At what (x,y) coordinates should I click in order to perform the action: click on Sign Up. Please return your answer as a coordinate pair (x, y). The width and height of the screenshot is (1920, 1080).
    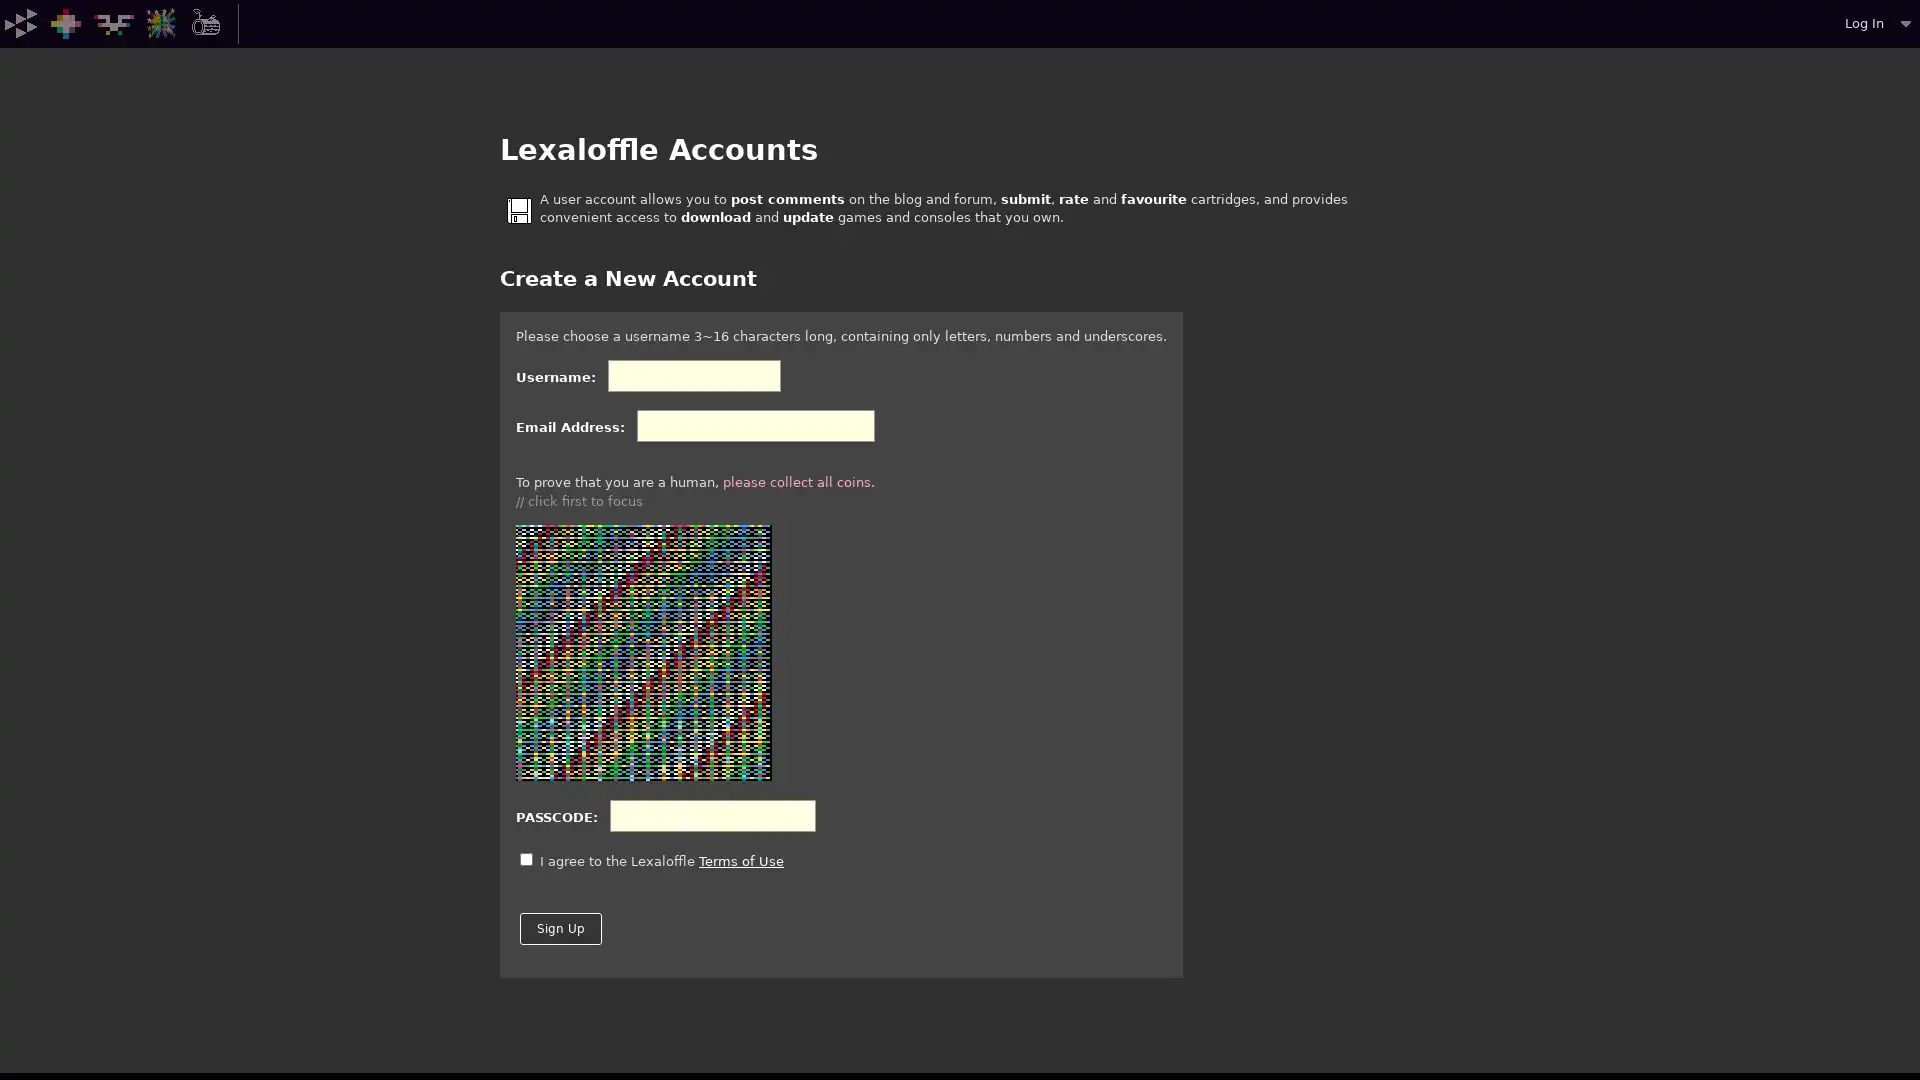
    Looking at the image, I should click on (560, 929).